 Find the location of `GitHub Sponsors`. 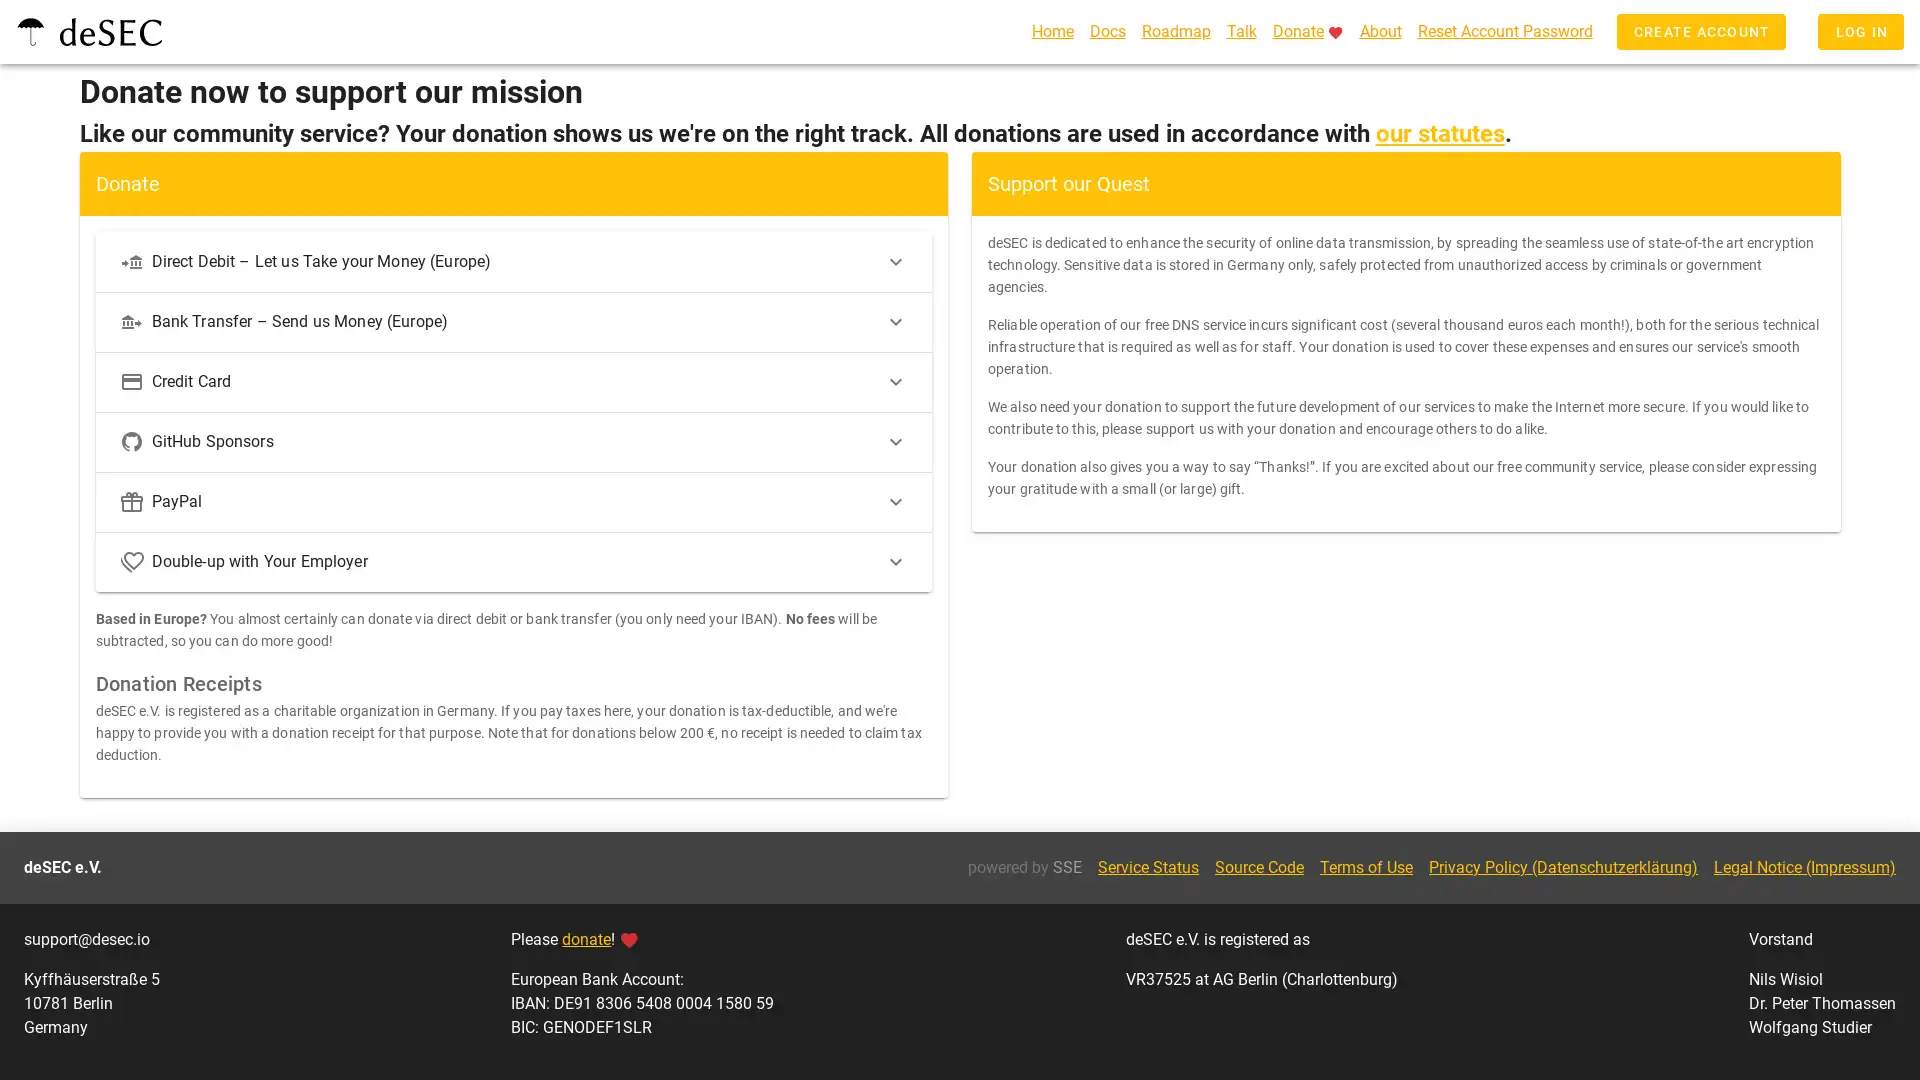

GitHub Sponsors is located at coordinates (513, 450).